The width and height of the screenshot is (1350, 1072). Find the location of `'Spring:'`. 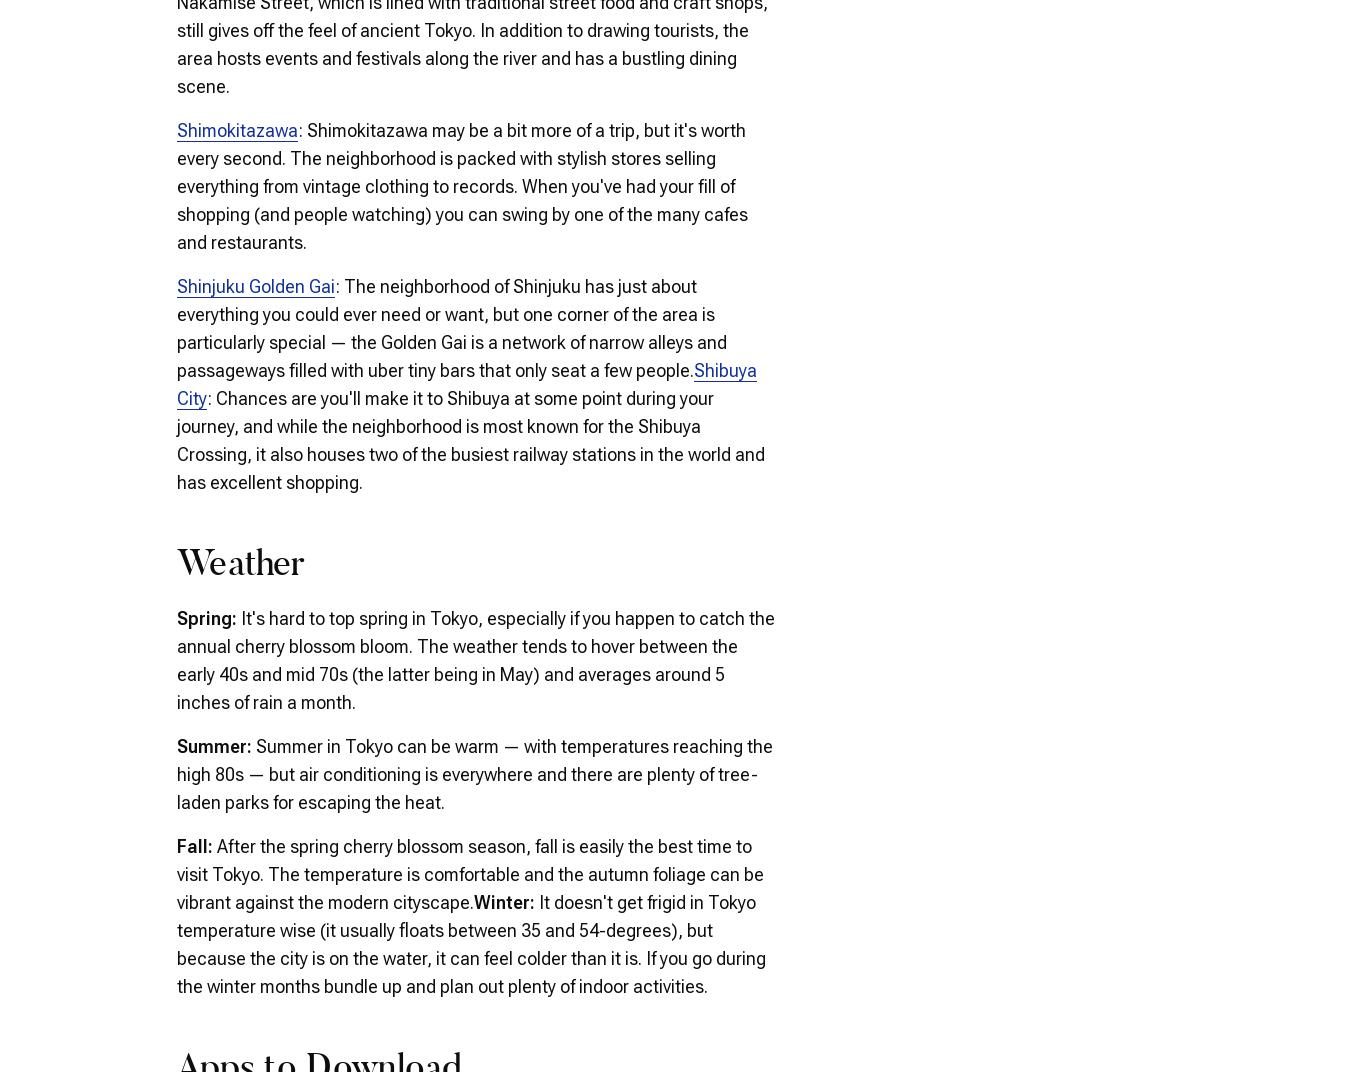

'Spring:' is located at coordinates (208, 617).